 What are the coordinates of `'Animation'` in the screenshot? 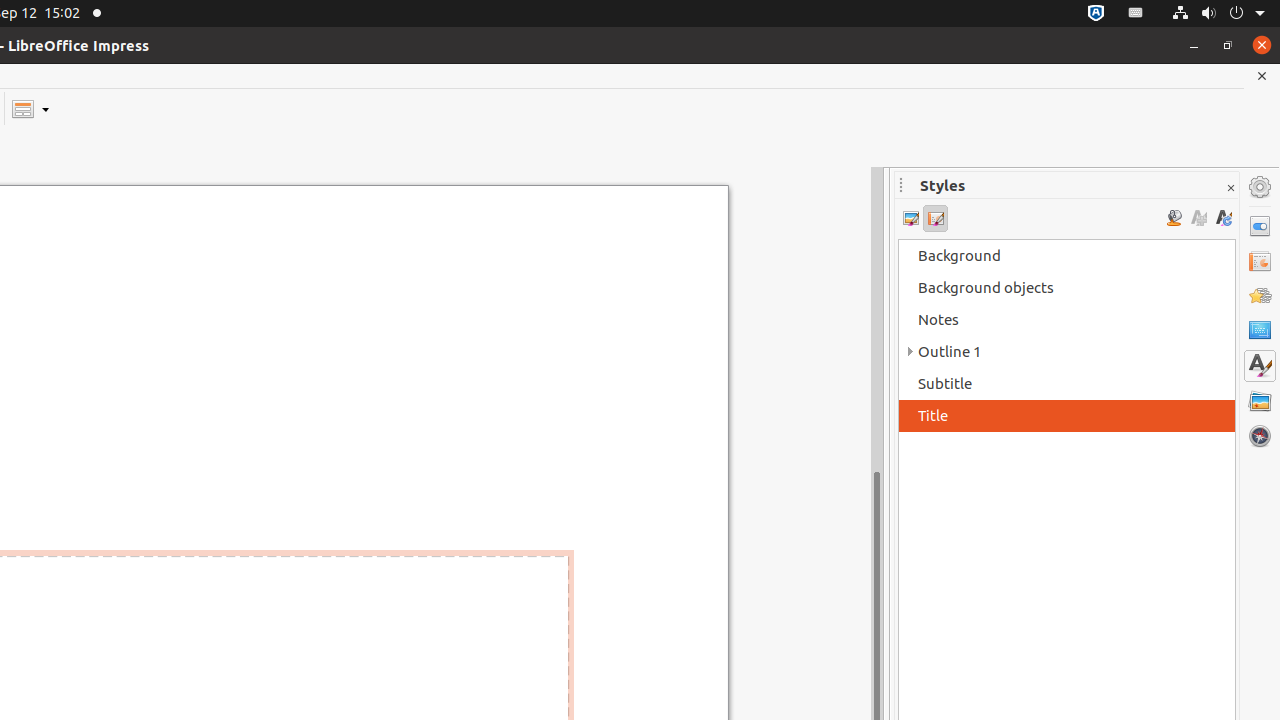 It's located at (1259, 295).